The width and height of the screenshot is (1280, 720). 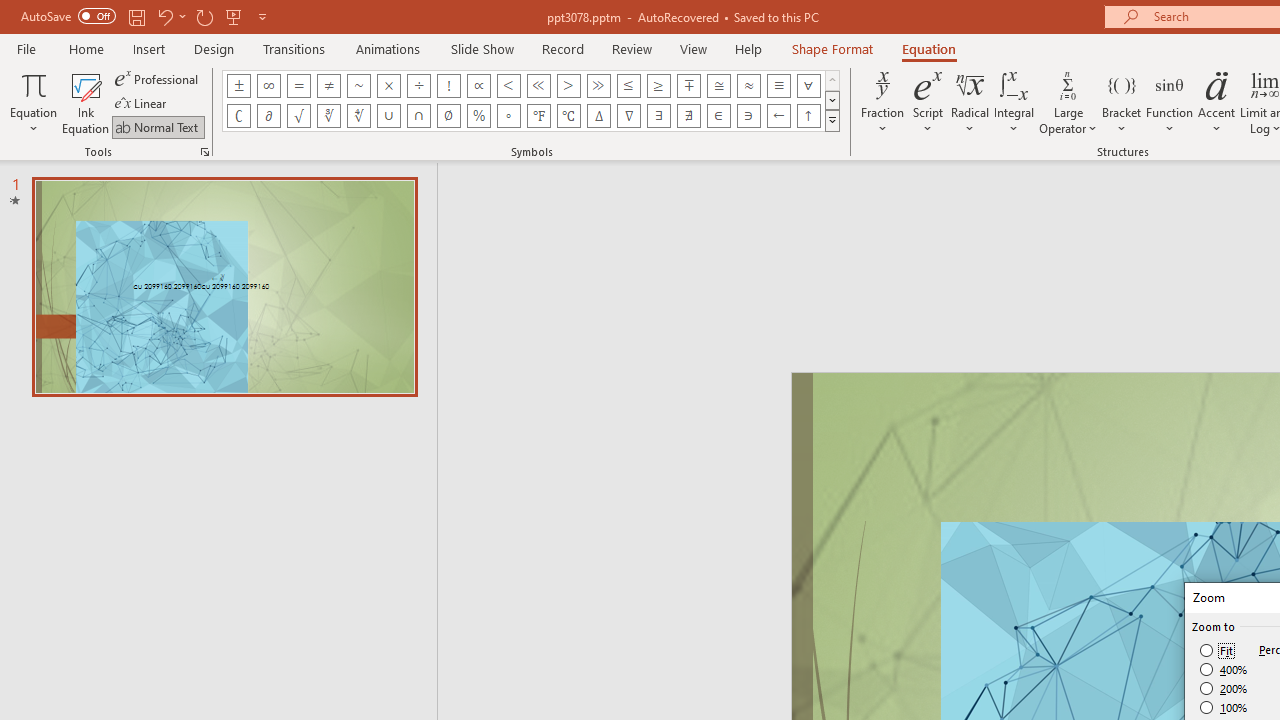 What do you see at coordinates (532, 100) in the screenshot?
I see `'AutomationID: EquationSymbolsInsertGallery'` at bounding box center [532, 100].